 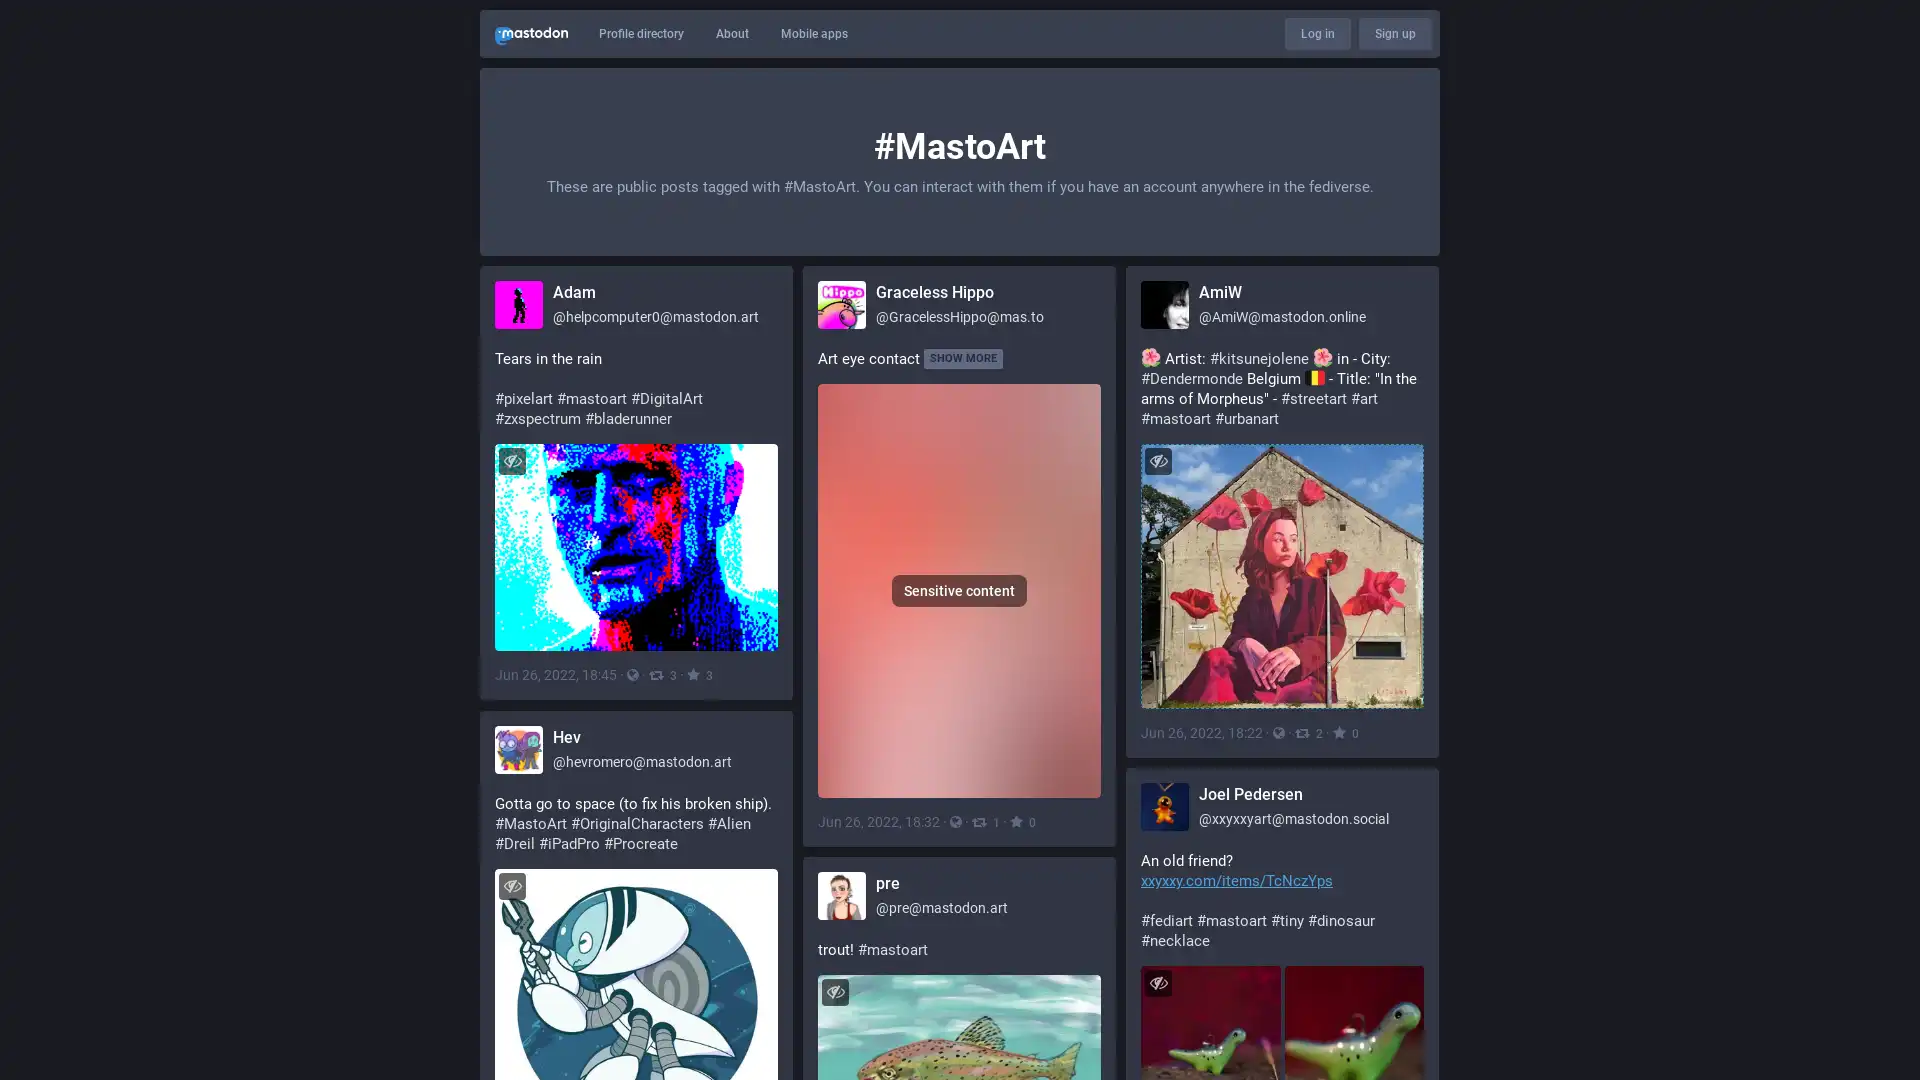 I want to click on Hide image, so click(x=512, y=889).